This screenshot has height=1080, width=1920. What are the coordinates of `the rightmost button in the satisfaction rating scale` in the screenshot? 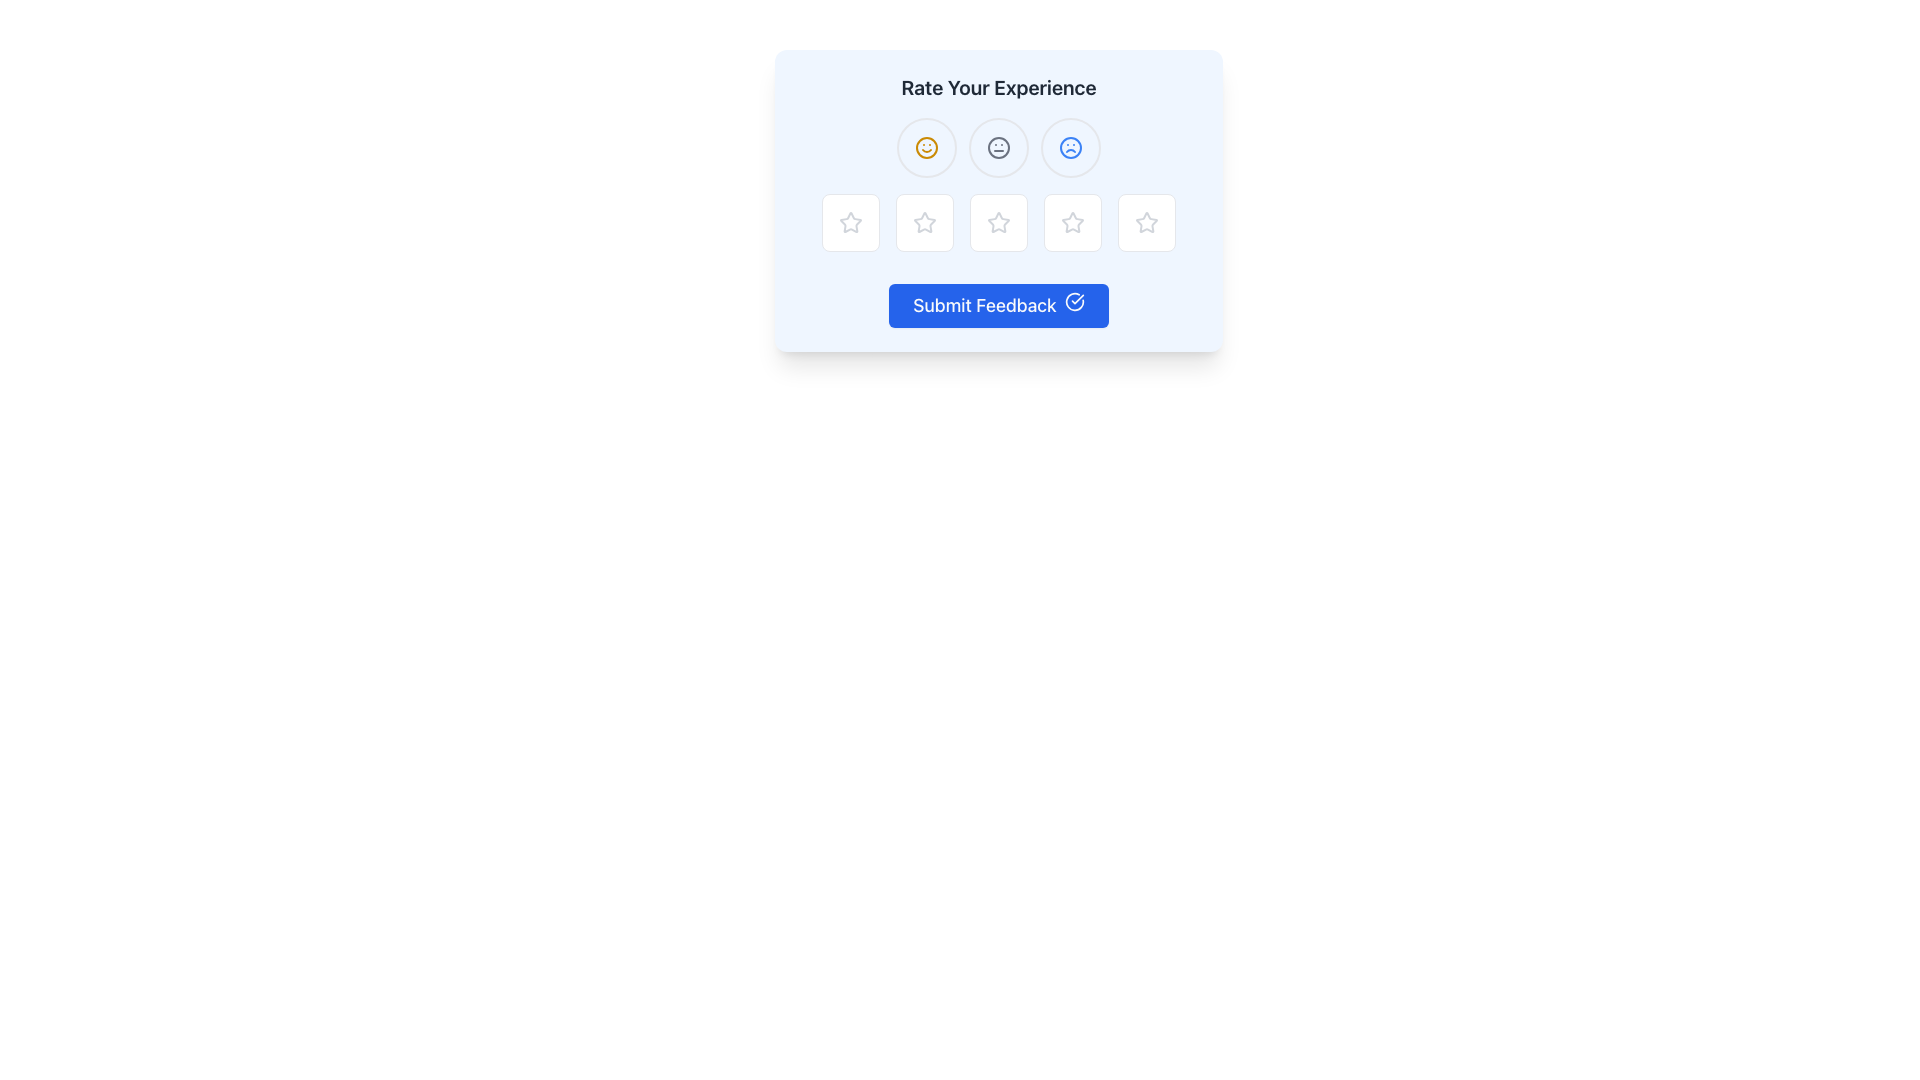 It's located at (1069, 146).